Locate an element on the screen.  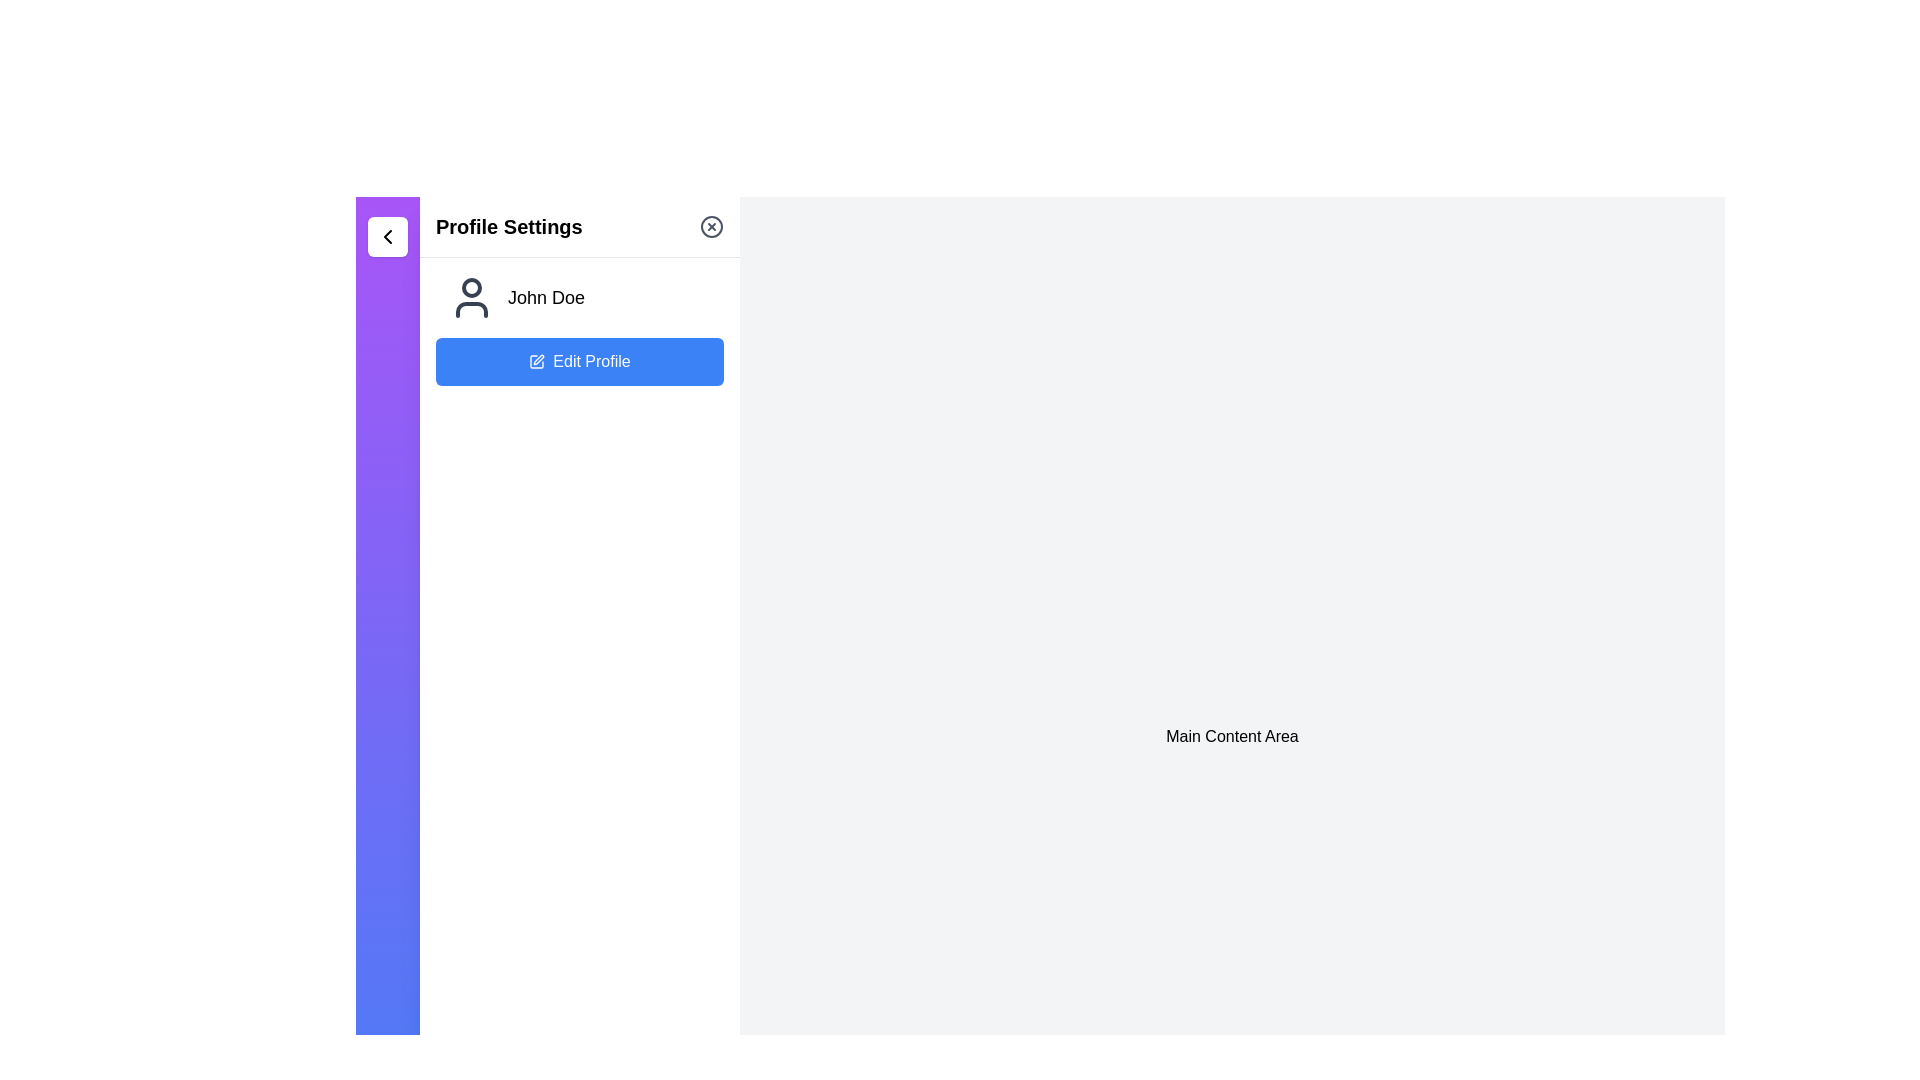
the circular user profile icon, which is gray in color, located below the 'Profile Settings' label and above the 'Edit Profile' button is located at coordinates (470, 297).